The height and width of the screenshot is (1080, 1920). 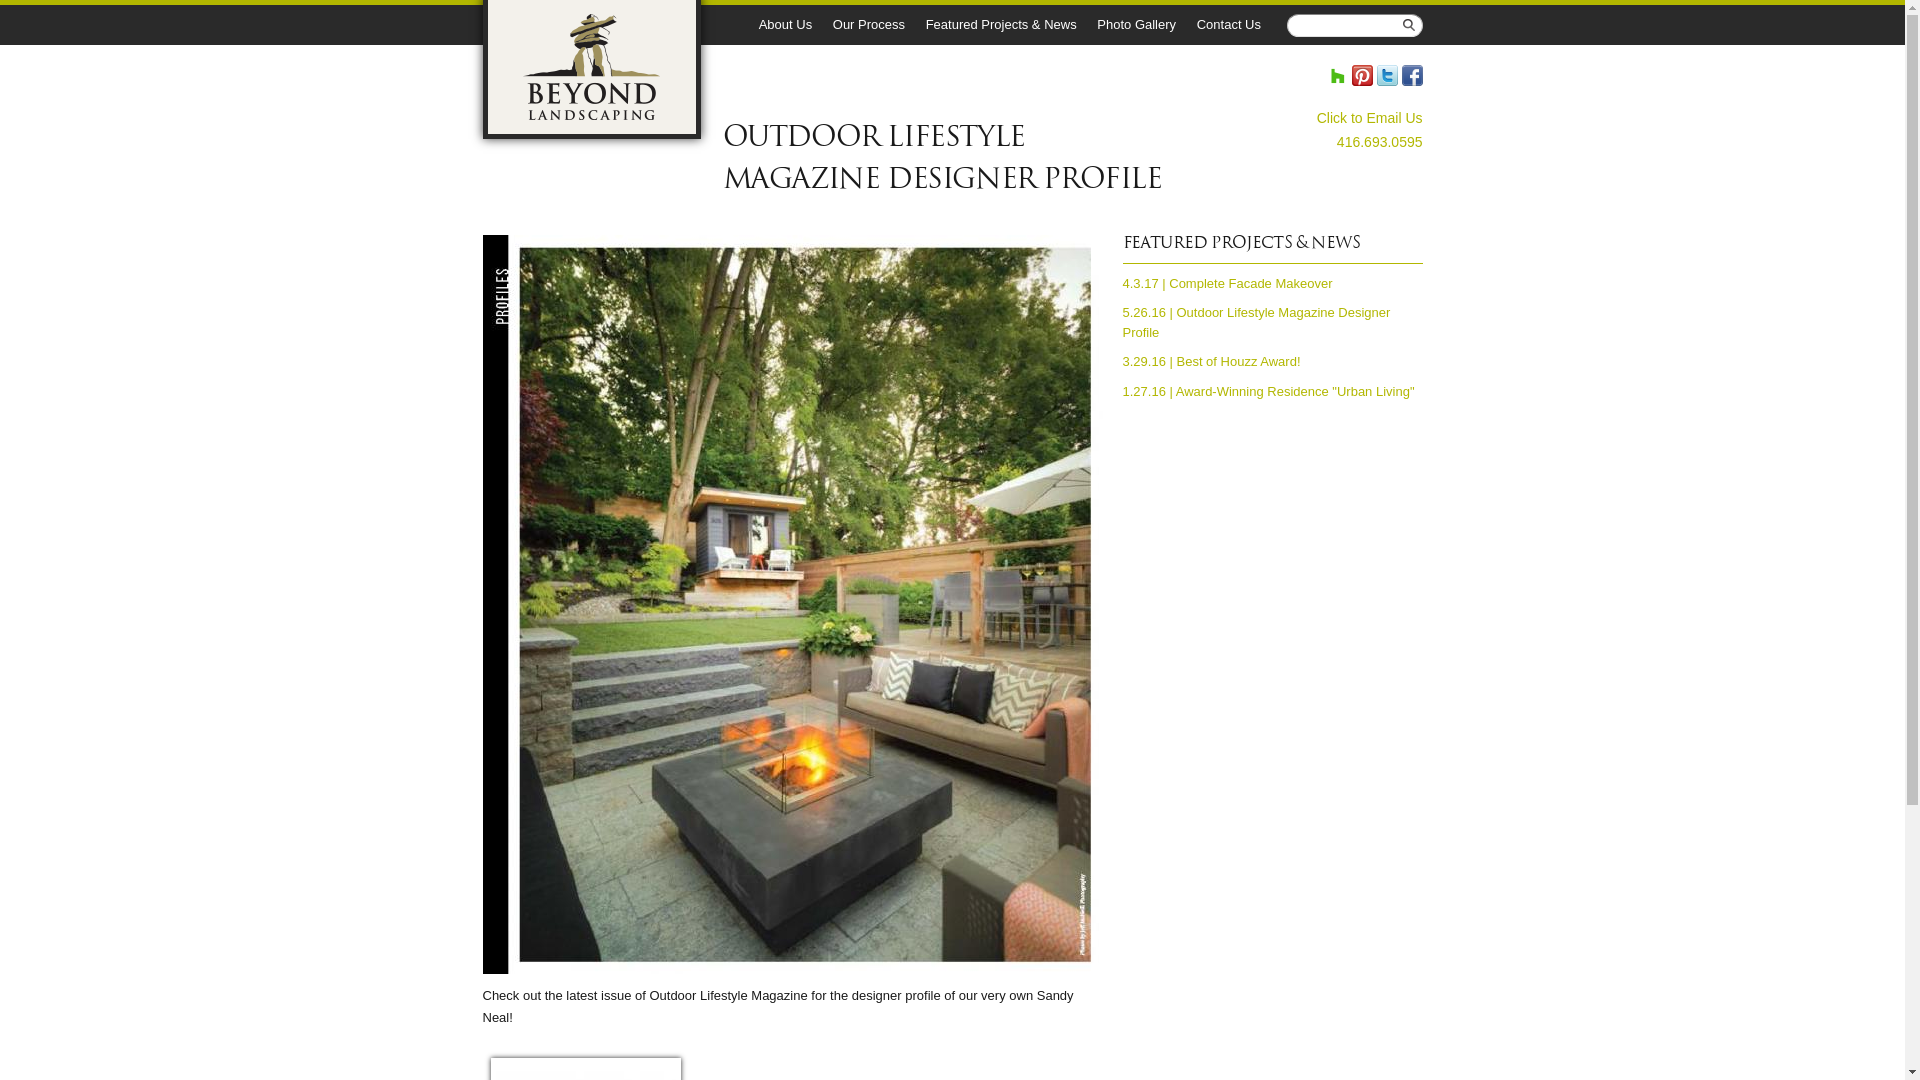 I want to click on 'Our Process', so click(x=833, y=18).